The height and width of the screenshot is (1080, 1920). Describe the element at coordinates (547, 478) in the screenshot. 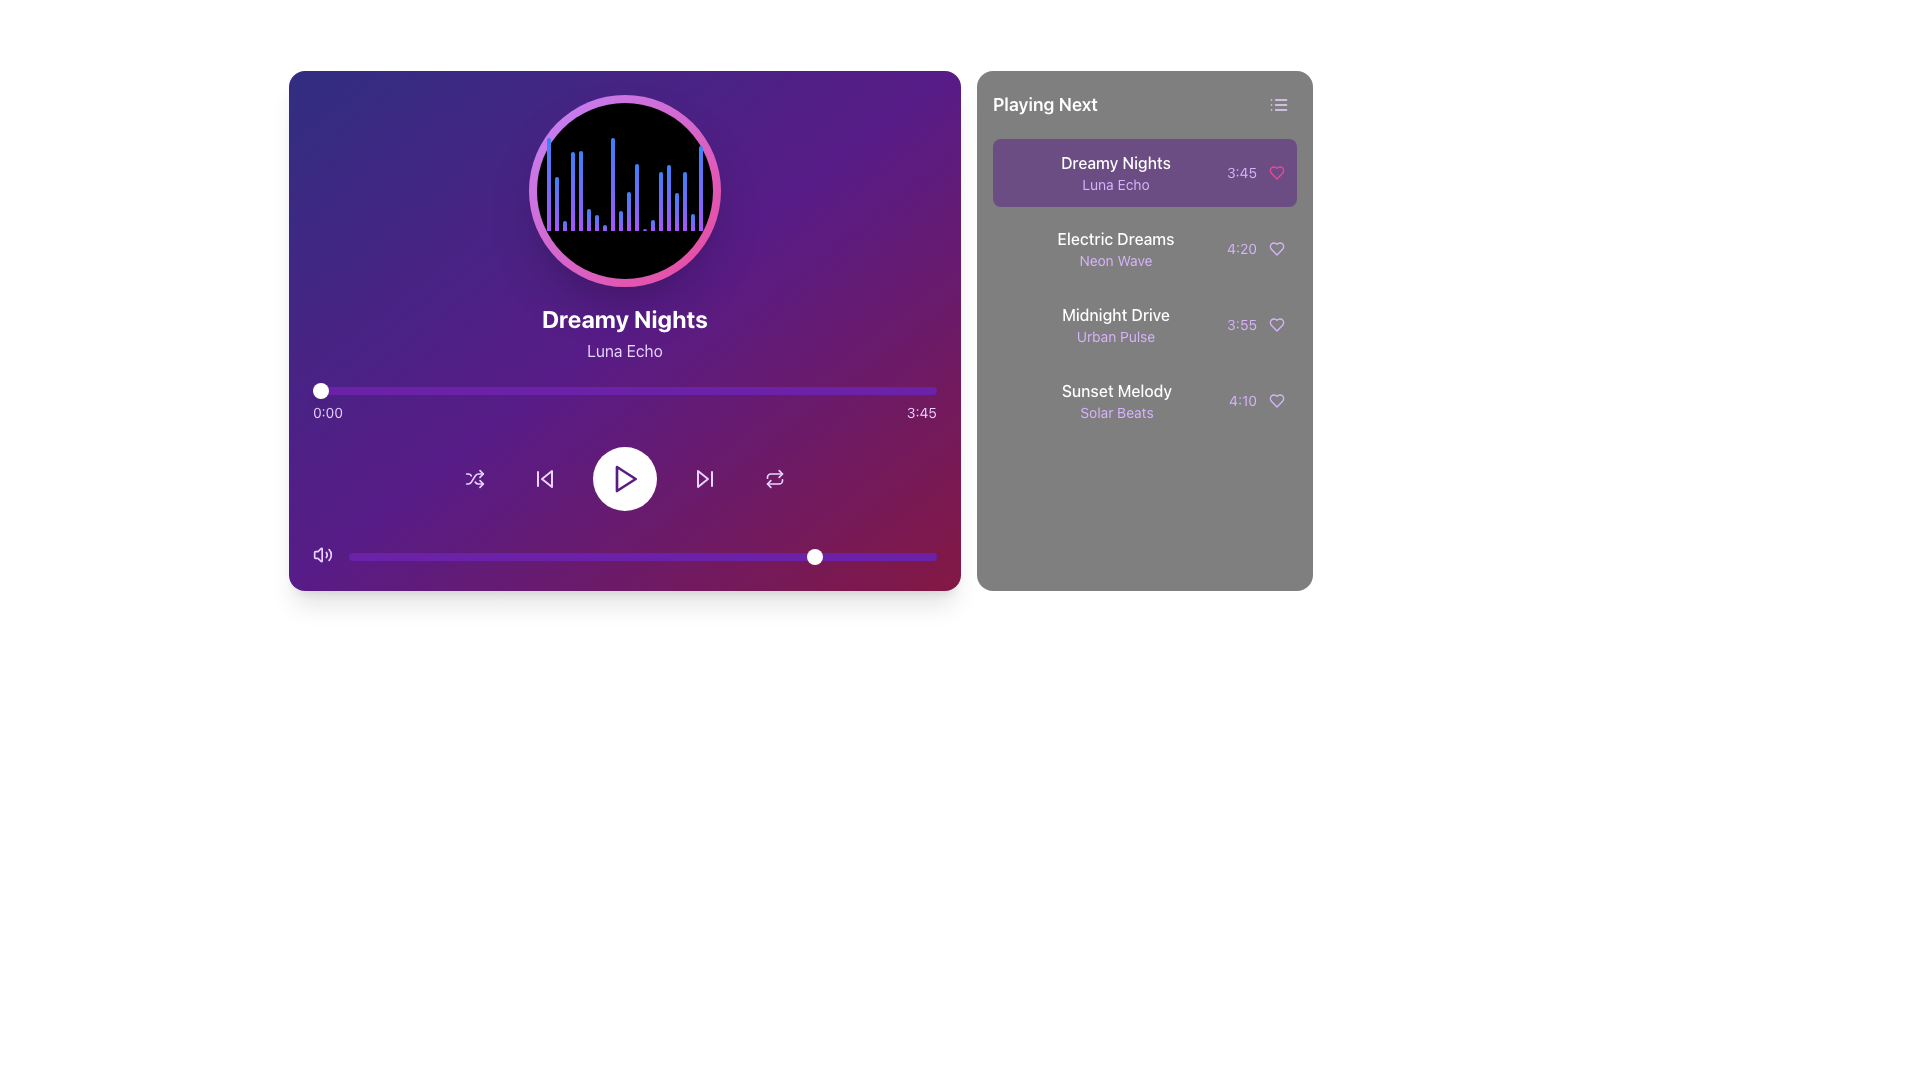

I see `the skip backward button in the media player interface` at that location.